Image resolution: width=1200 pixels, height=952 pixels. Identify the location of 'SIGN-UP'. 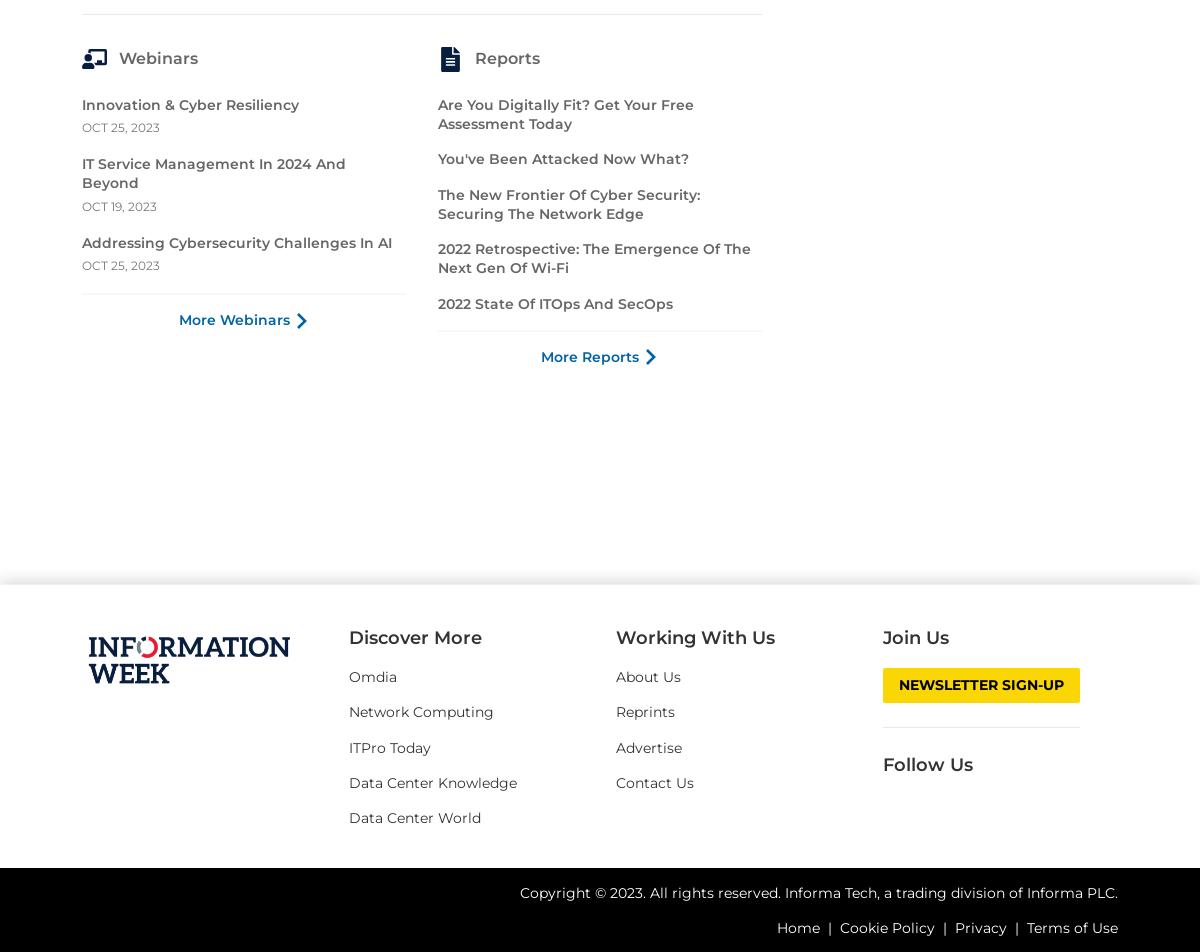
(422, 186).